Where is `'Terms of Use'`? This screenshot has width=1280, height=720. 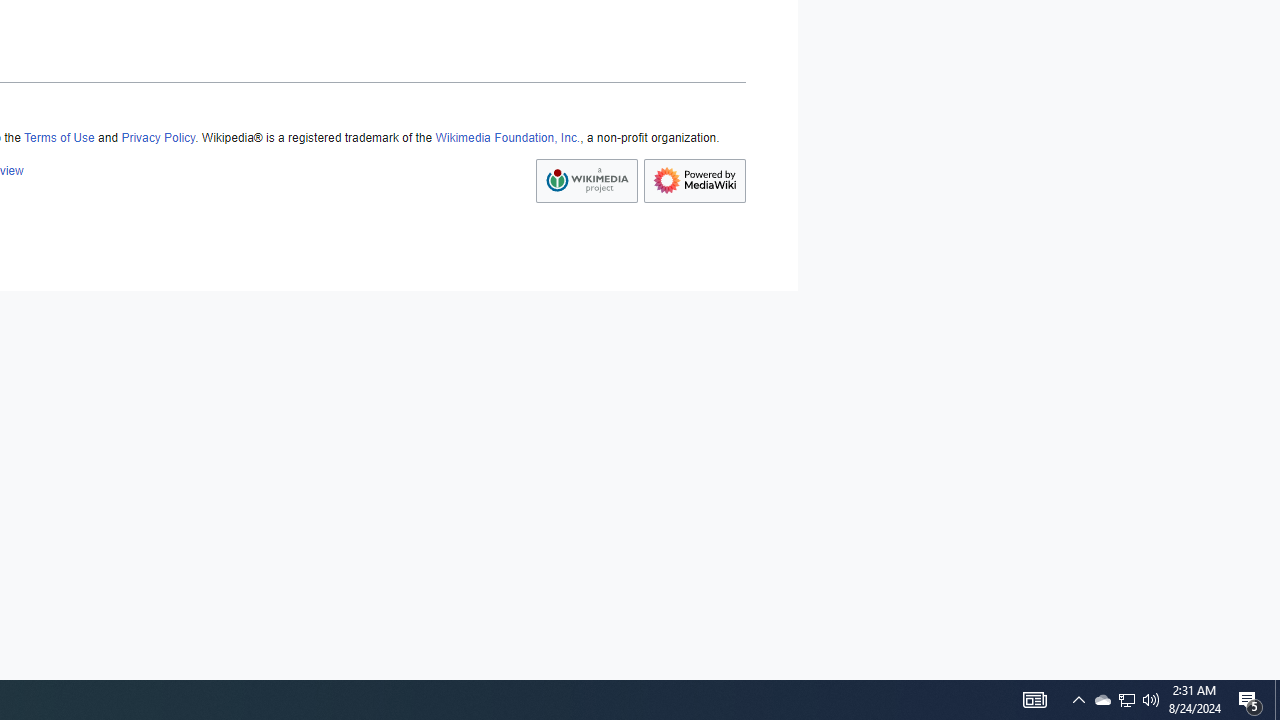
'Terms of Use' is located at coordinates (58, 137).